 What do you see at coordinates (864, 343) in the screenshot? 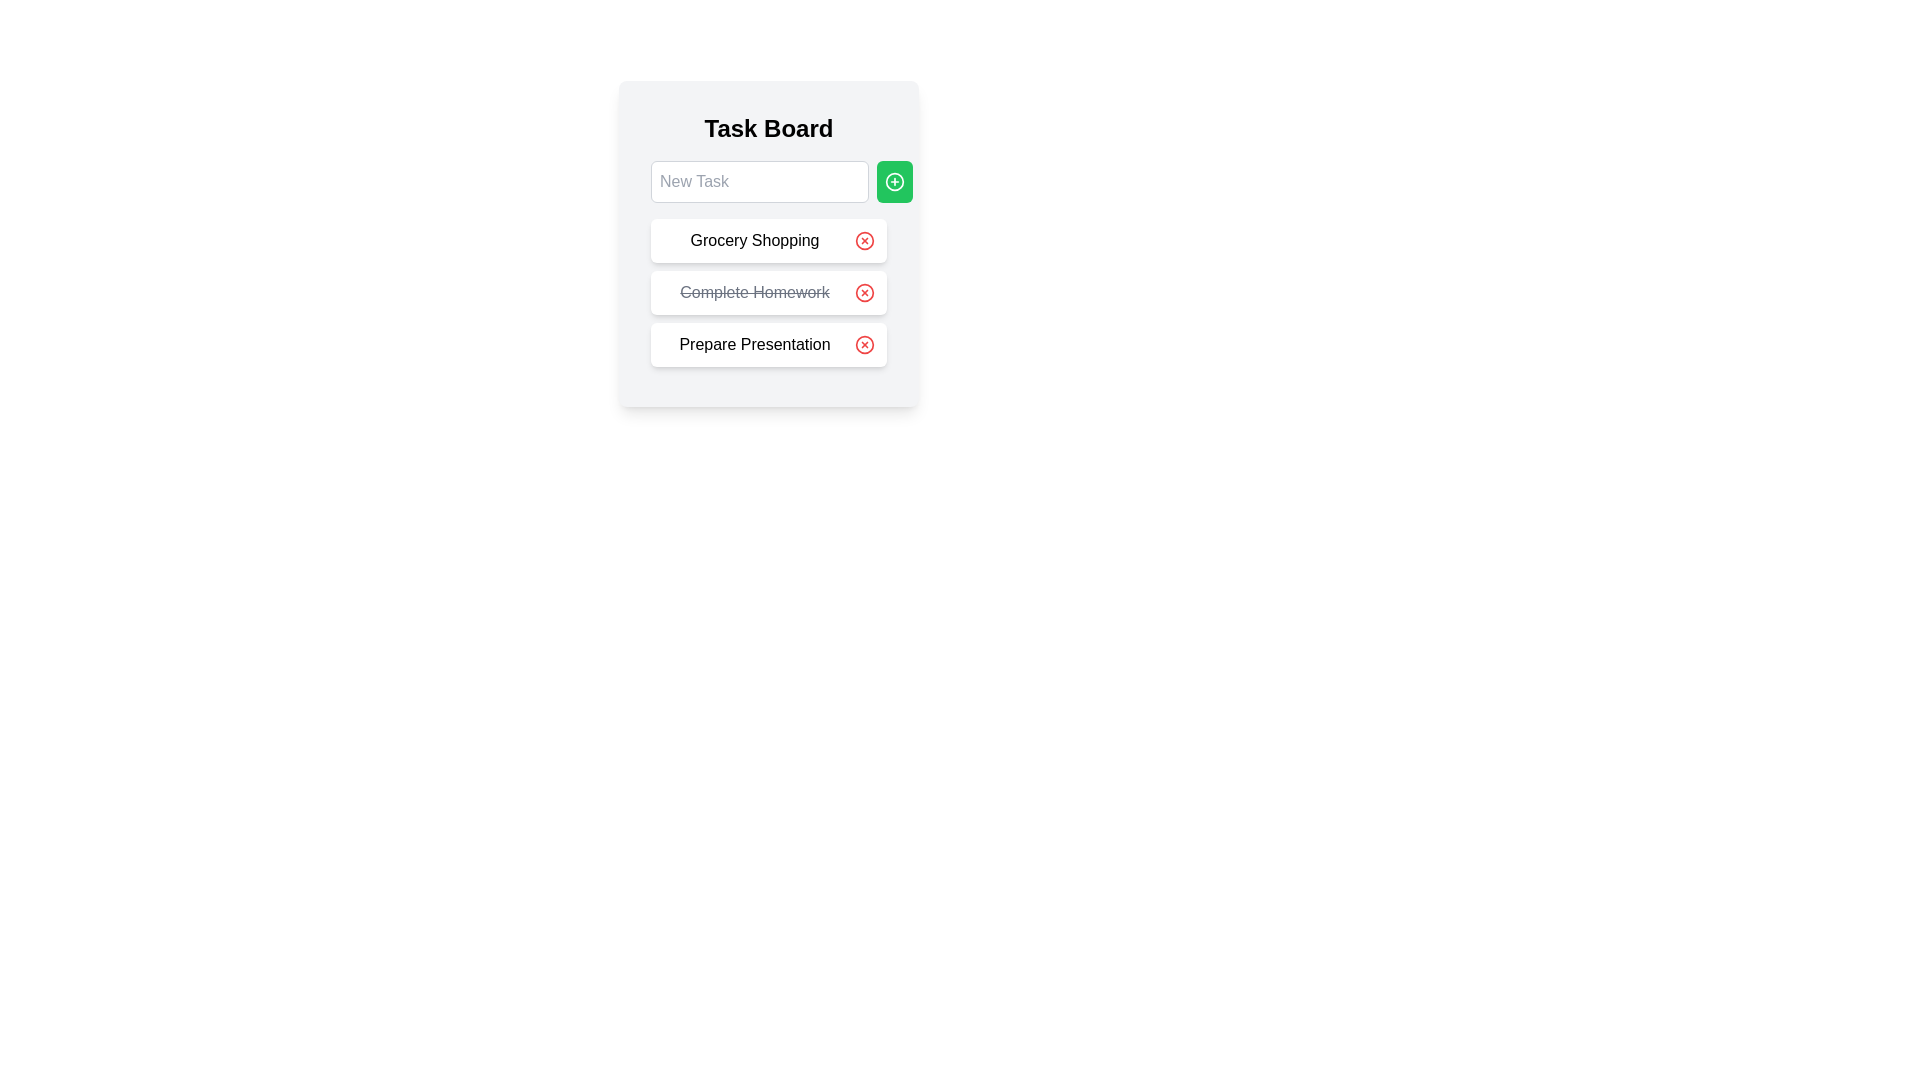
I see `the circular delete button with a red border and 'X' symbol located to the right of the 'Prepare Presentation' text` at bounding box center [864, 343].